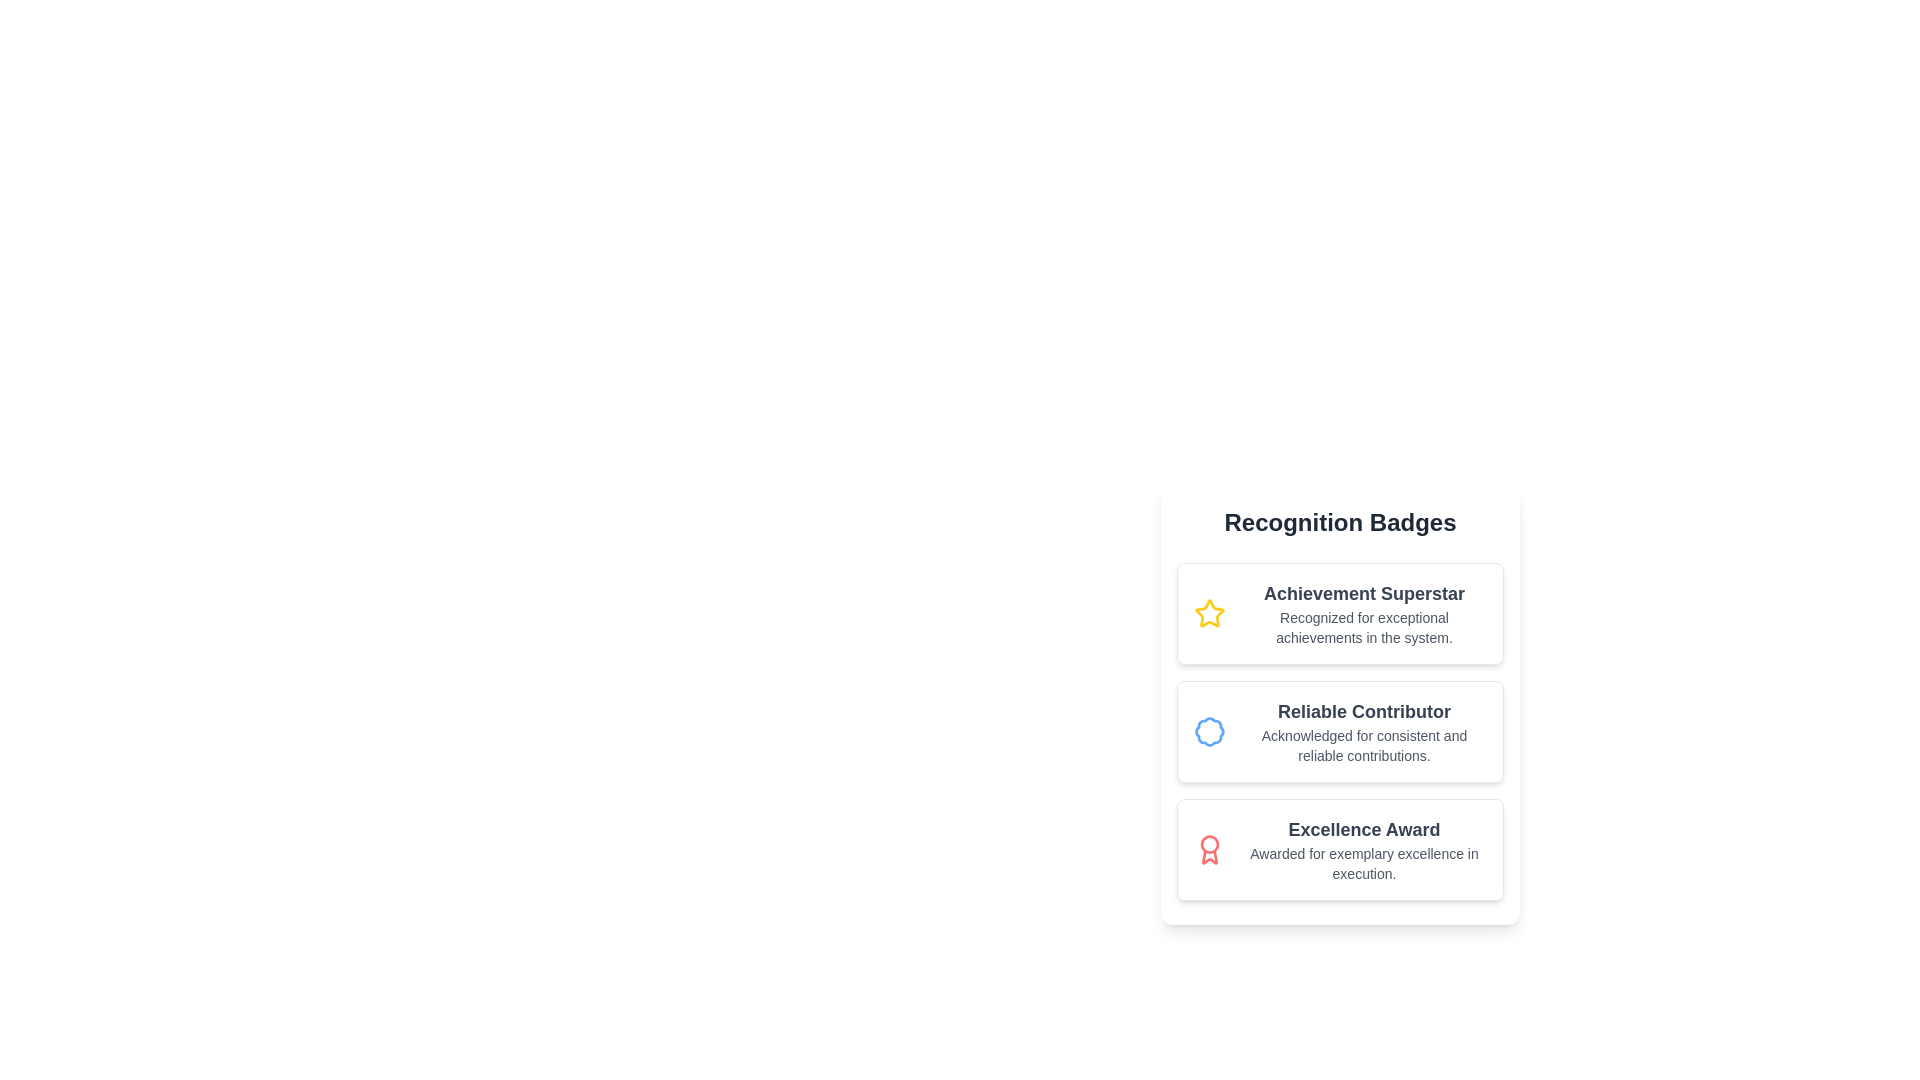  Describe the element at coordinates (1208, 849) in the screenshot. I see `the 'Excellence Award' badge icon, which is the third item in the 'Recognition Badges' section, located at the bottommost portion of the section` at that location.